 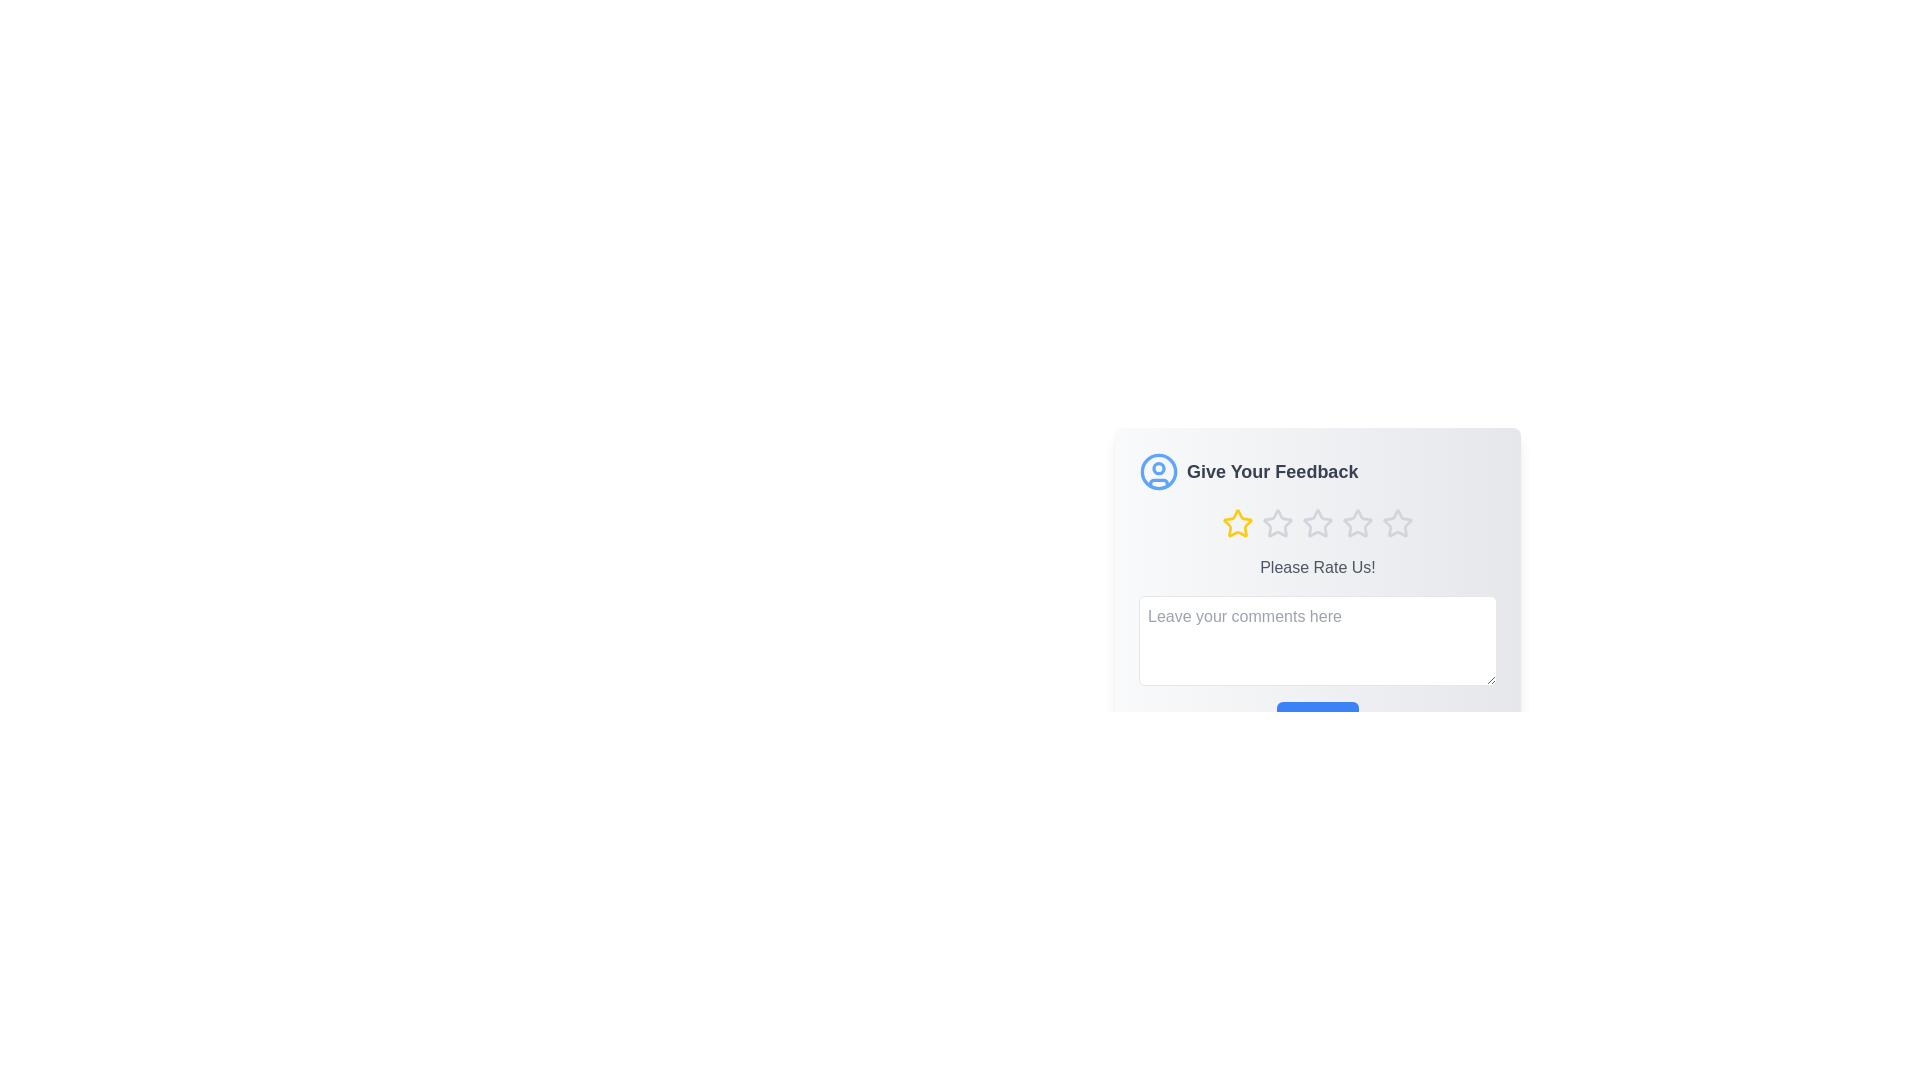 What do you see at coordinates (1237, 522) in the screenshot?
I see `the first interactive star icon in the rating system, outlined in yellow, located near the title 'Please Rate Us!'` at bounding box center [1237, 522].